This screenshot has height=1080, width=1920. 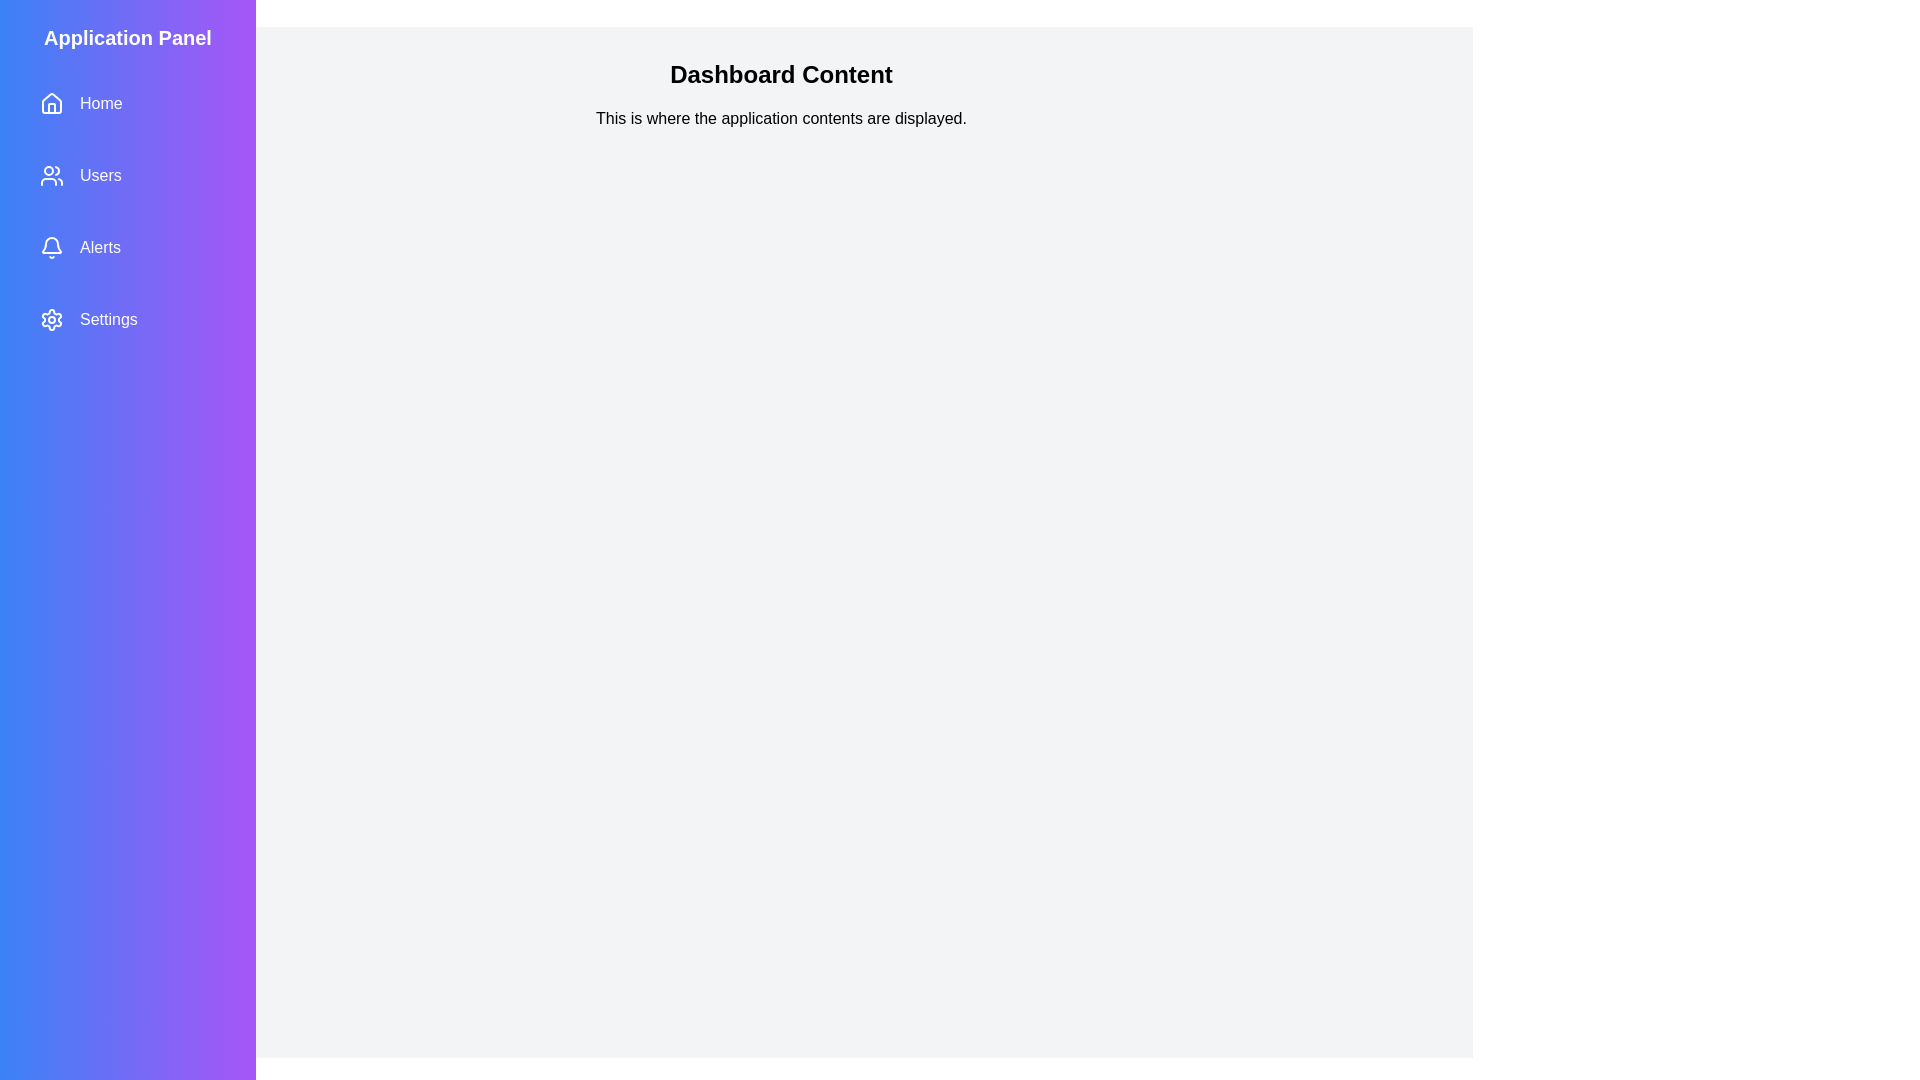 What do you see at coordinates (39, 39) in the screenshot?
I see `toggle button located at the top-left corner of the screen to toggle the sidebar visibility` at bounding box center [39, 39].